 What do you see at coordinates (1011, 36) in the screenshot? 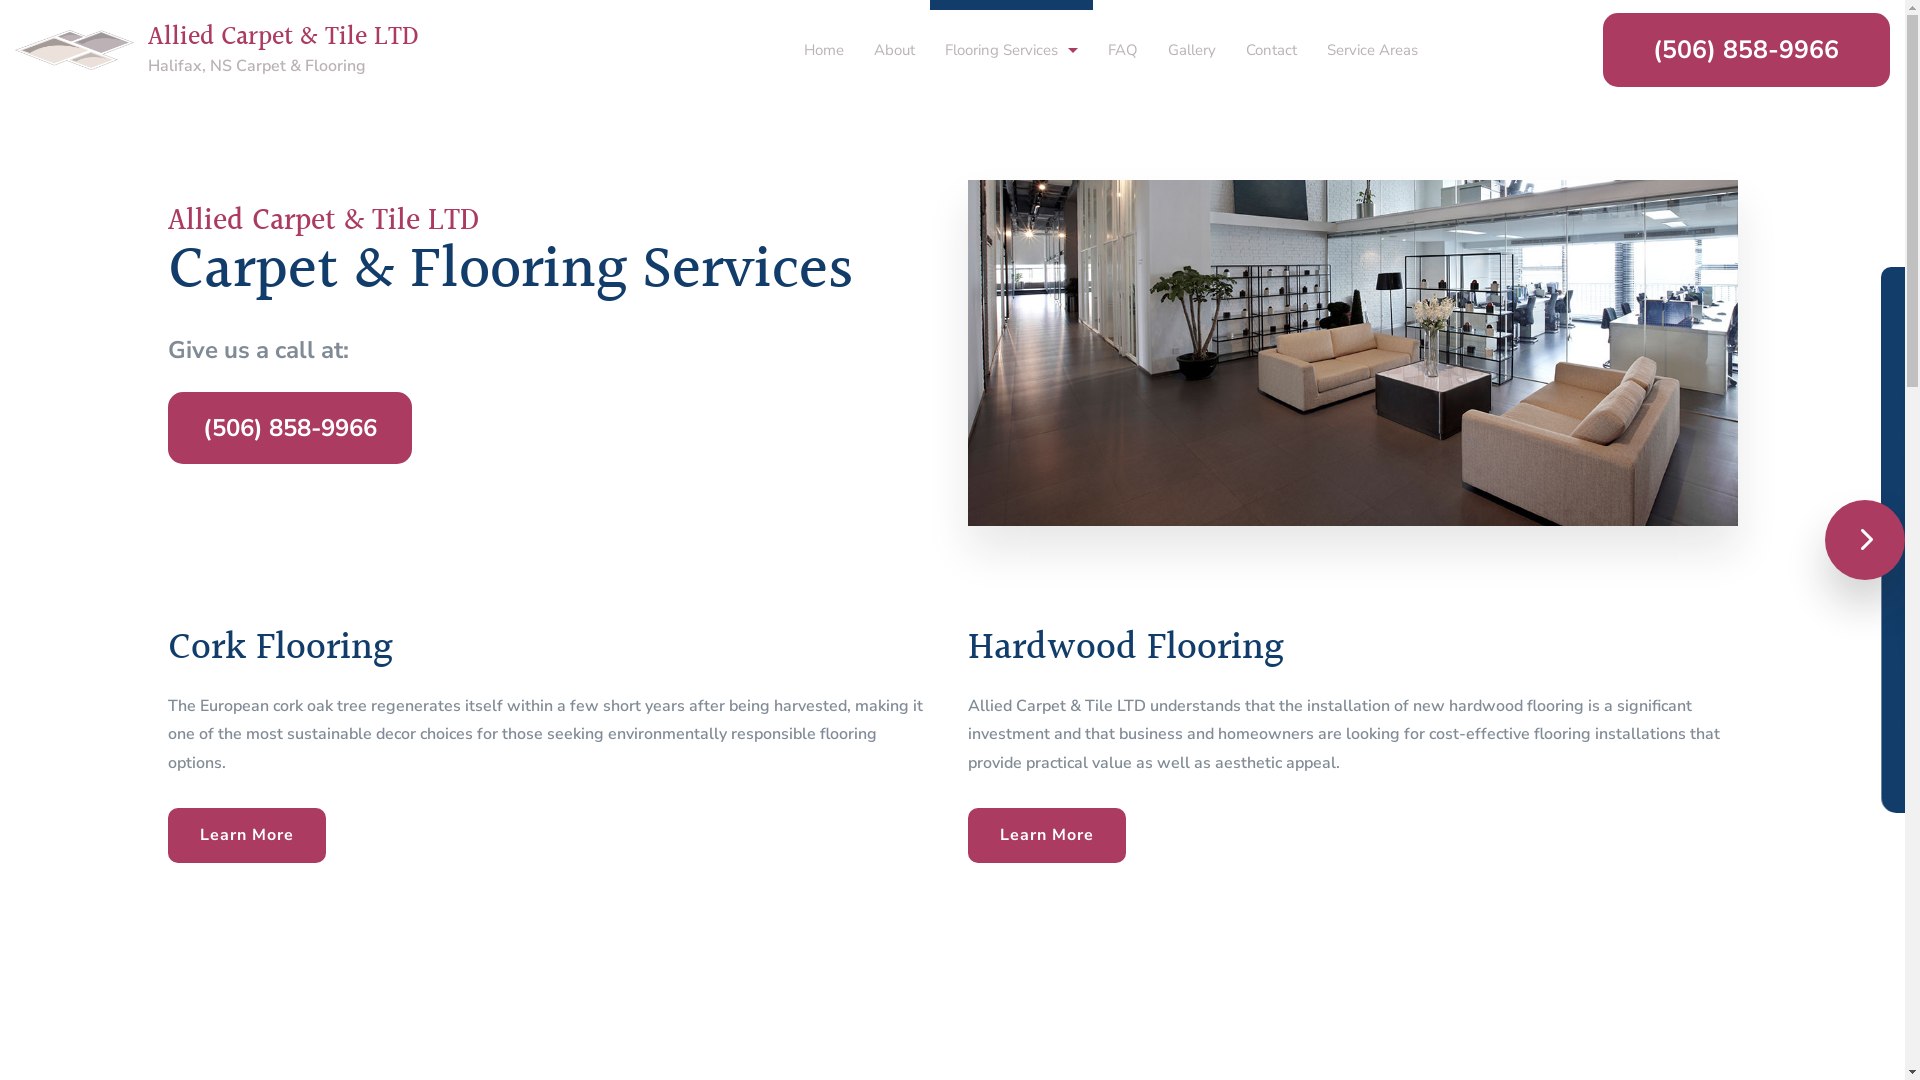
I see `'Flooring Services'` at bounding box center [1011, 36].